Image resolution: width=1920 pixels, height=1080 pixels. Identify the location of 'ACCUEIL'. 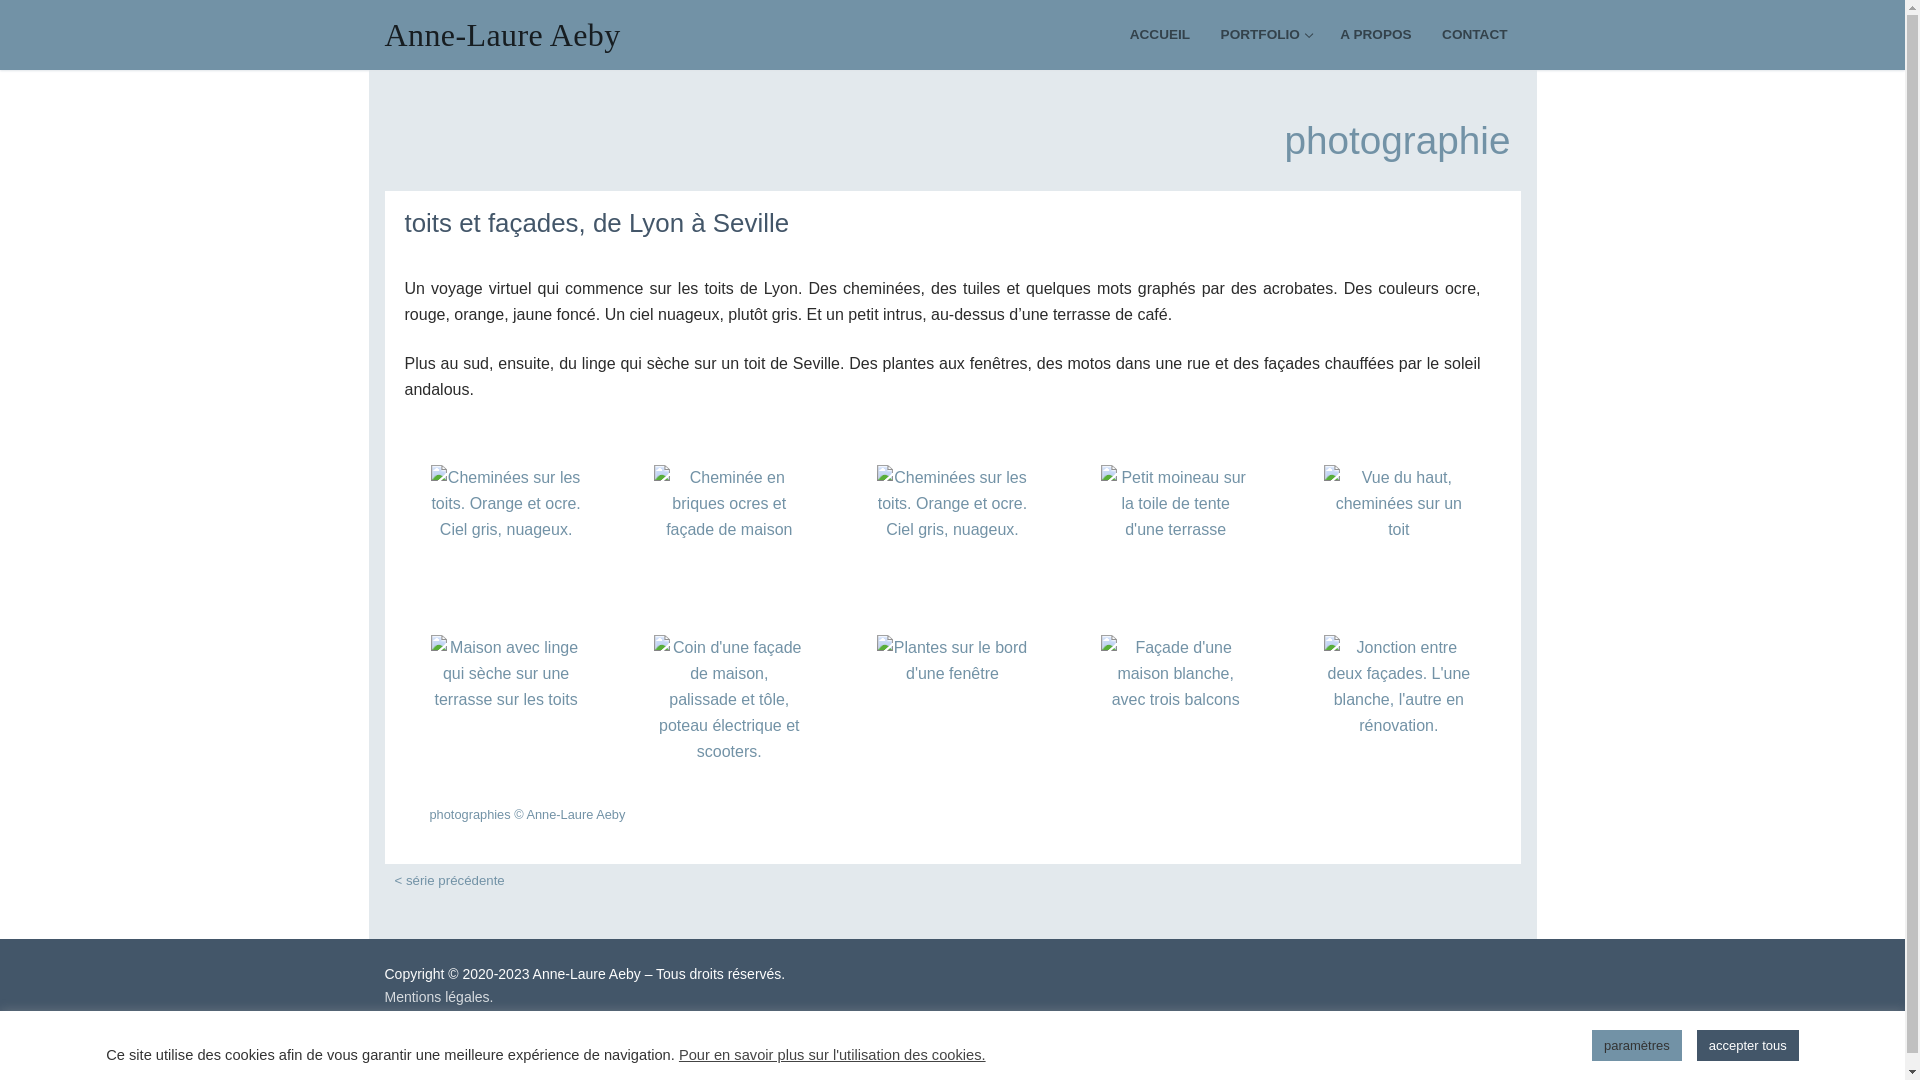
(1160, 34).